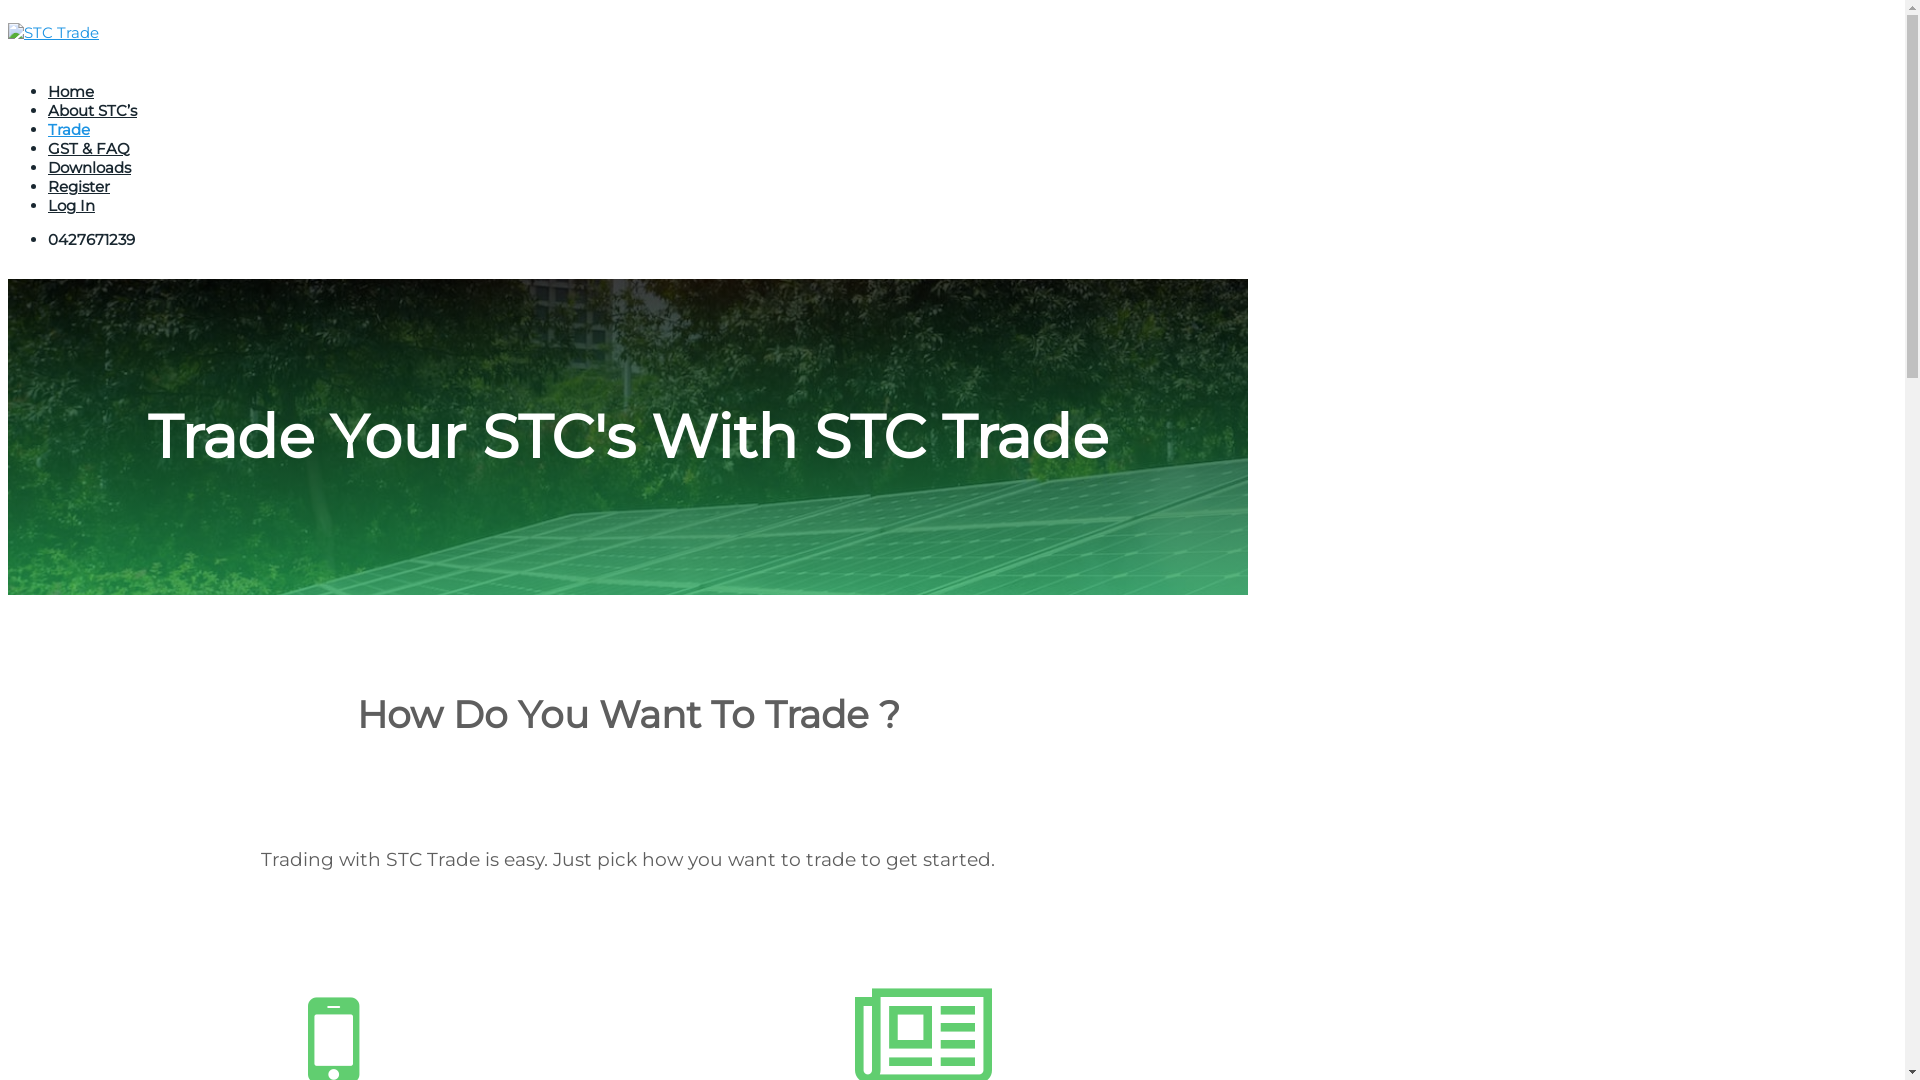 The height and width of the screenshot is (1080, 1920). I want to click on 'Log In', so click(71, 205).